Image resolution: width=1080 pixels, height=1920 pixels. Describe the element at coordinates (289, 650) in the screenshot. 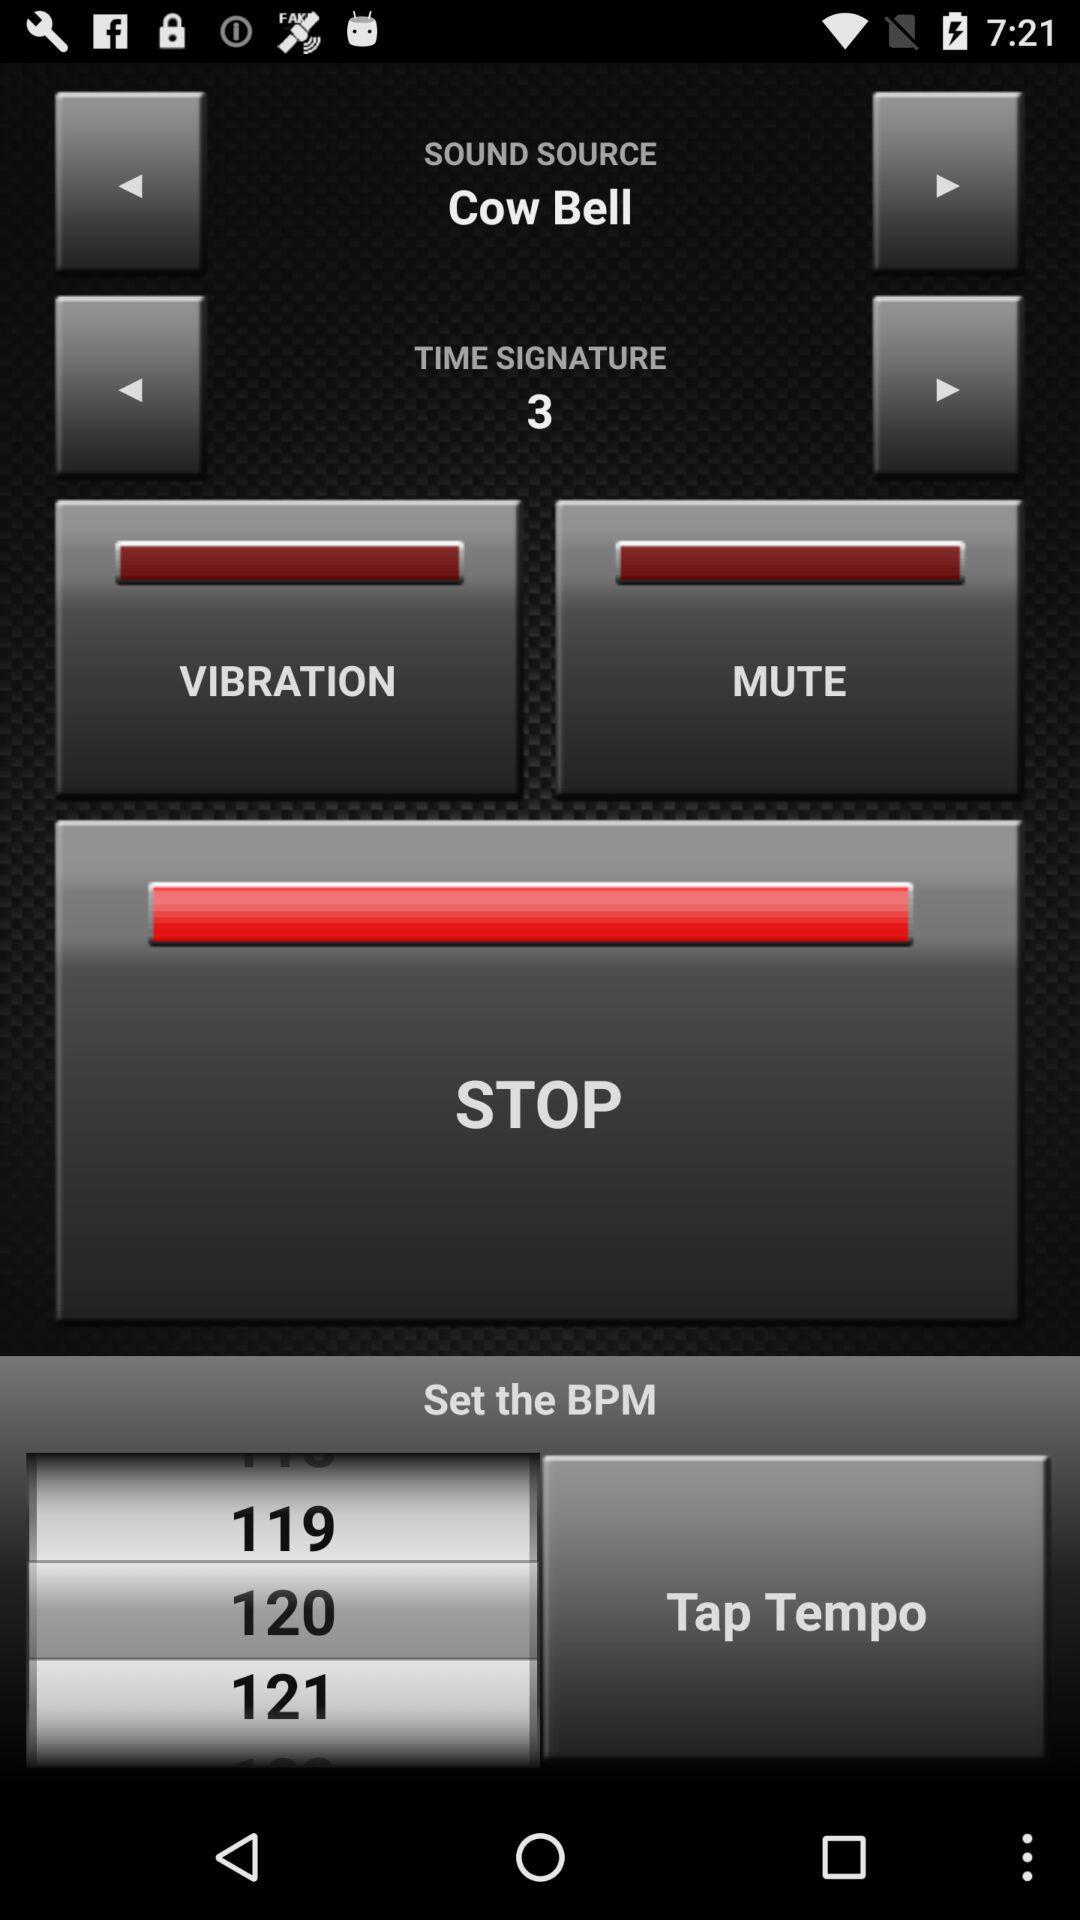

I see `vibration item` at that location.